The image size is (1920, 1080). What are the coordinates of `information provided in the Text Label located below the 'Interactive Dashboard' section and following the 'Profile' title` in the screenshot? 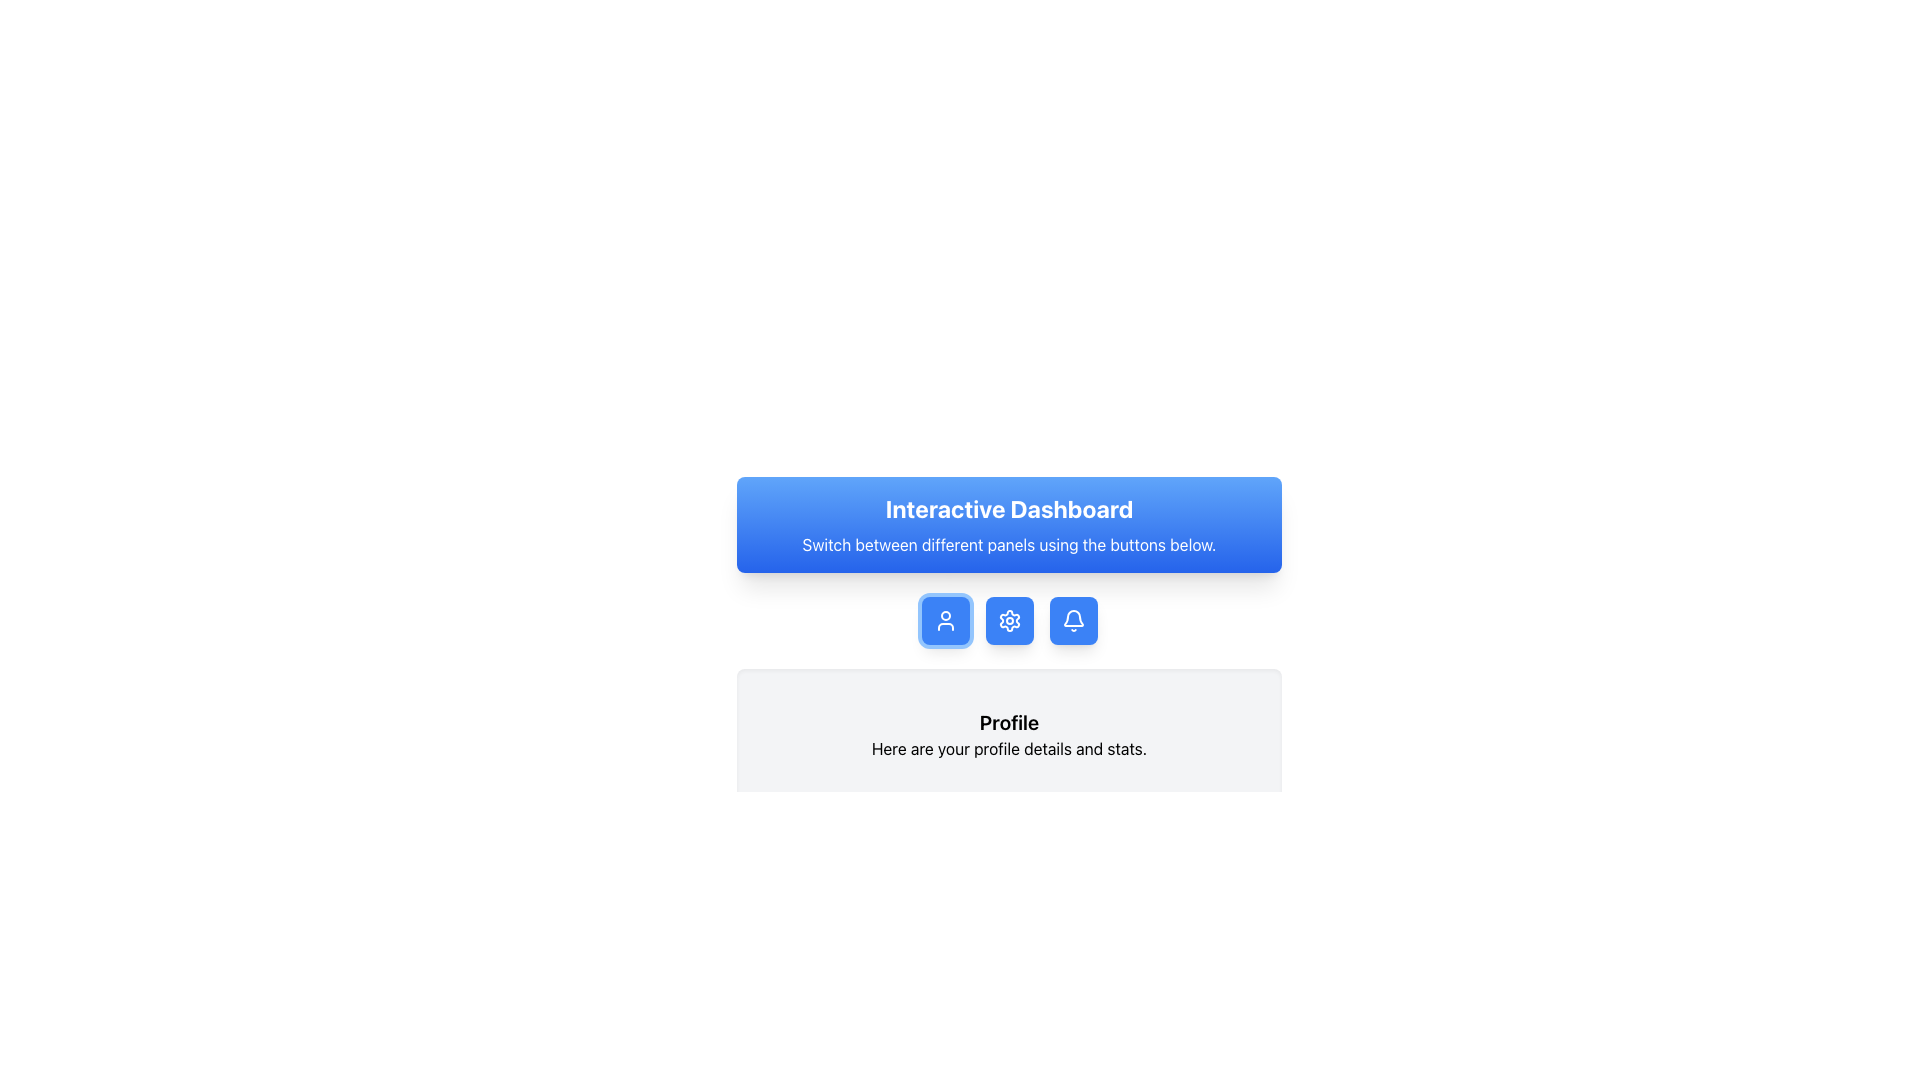 It's located at (1009, 748).